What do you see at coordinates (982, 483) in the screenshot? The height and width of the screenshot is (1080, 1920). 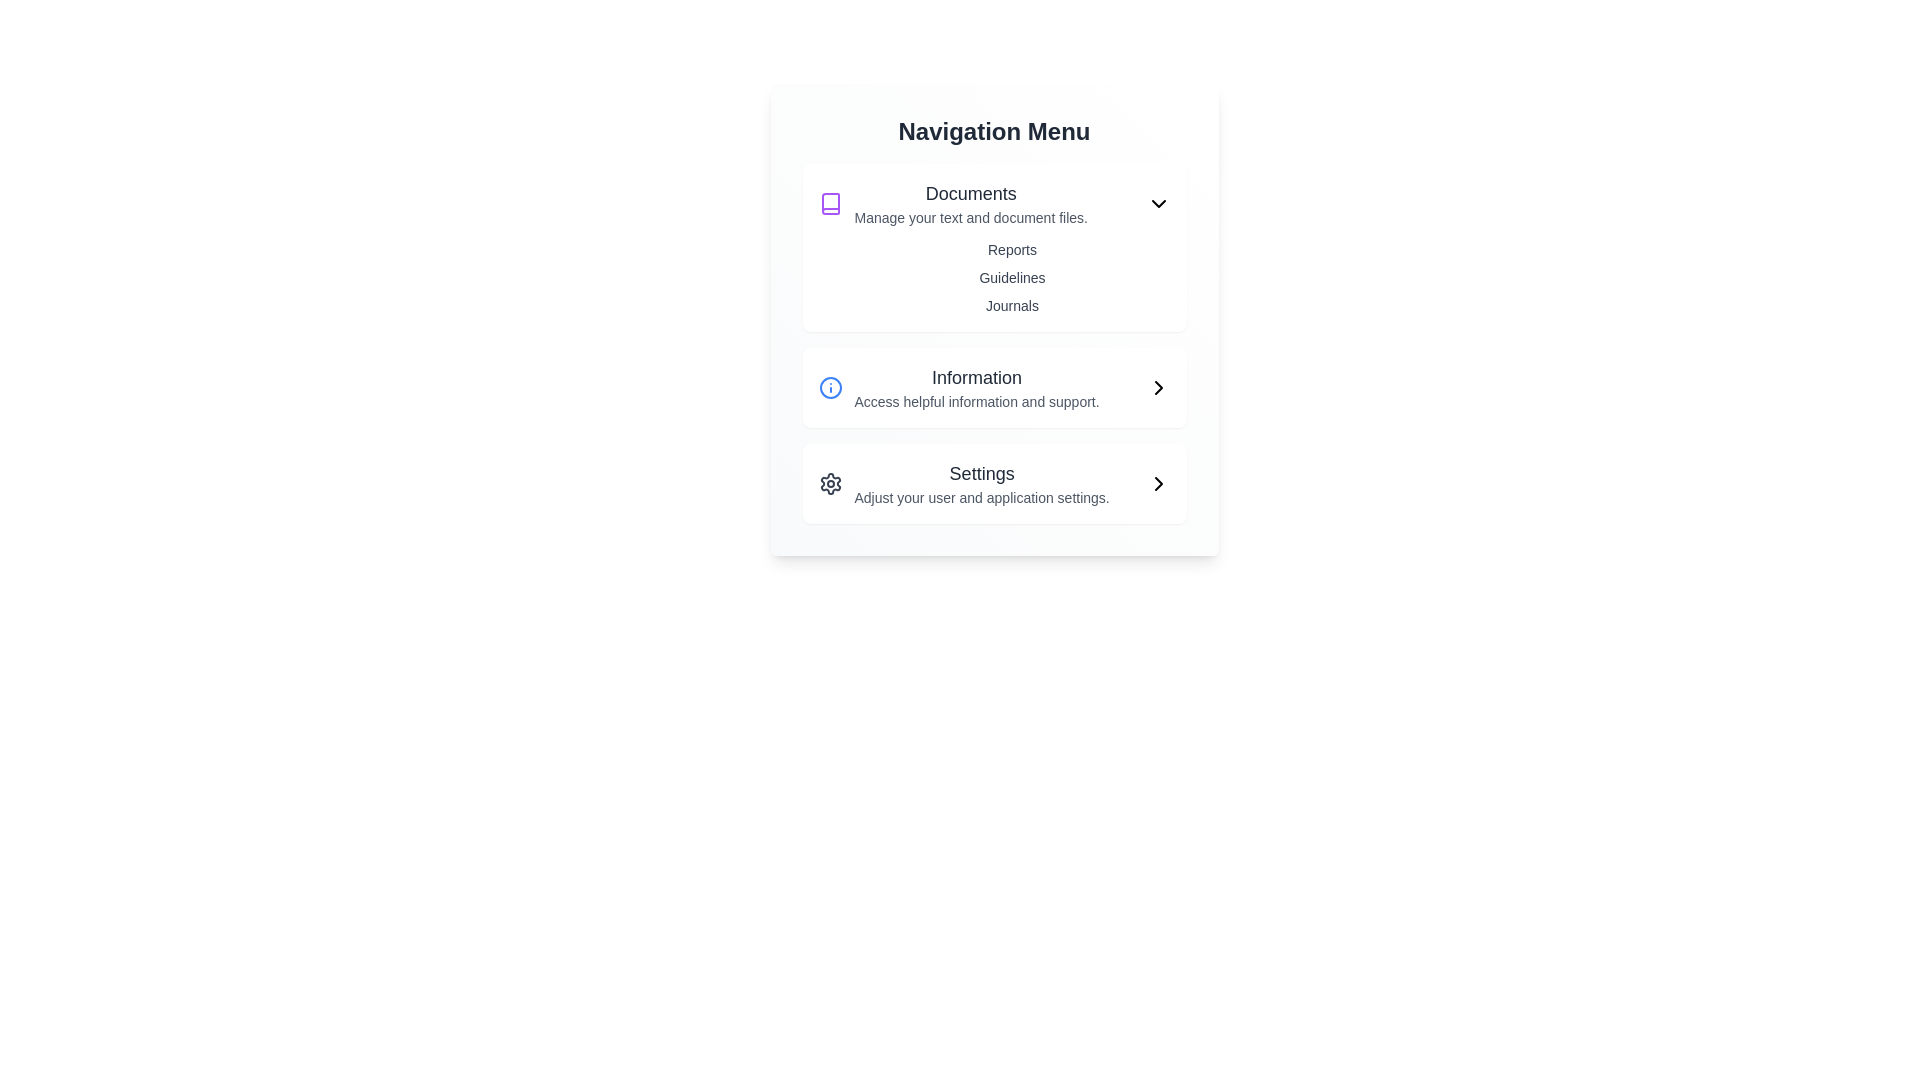 I see `the 'Settings' interactive display item located in the third row of the vertical navigation menu` at bounding box center [982, 483].